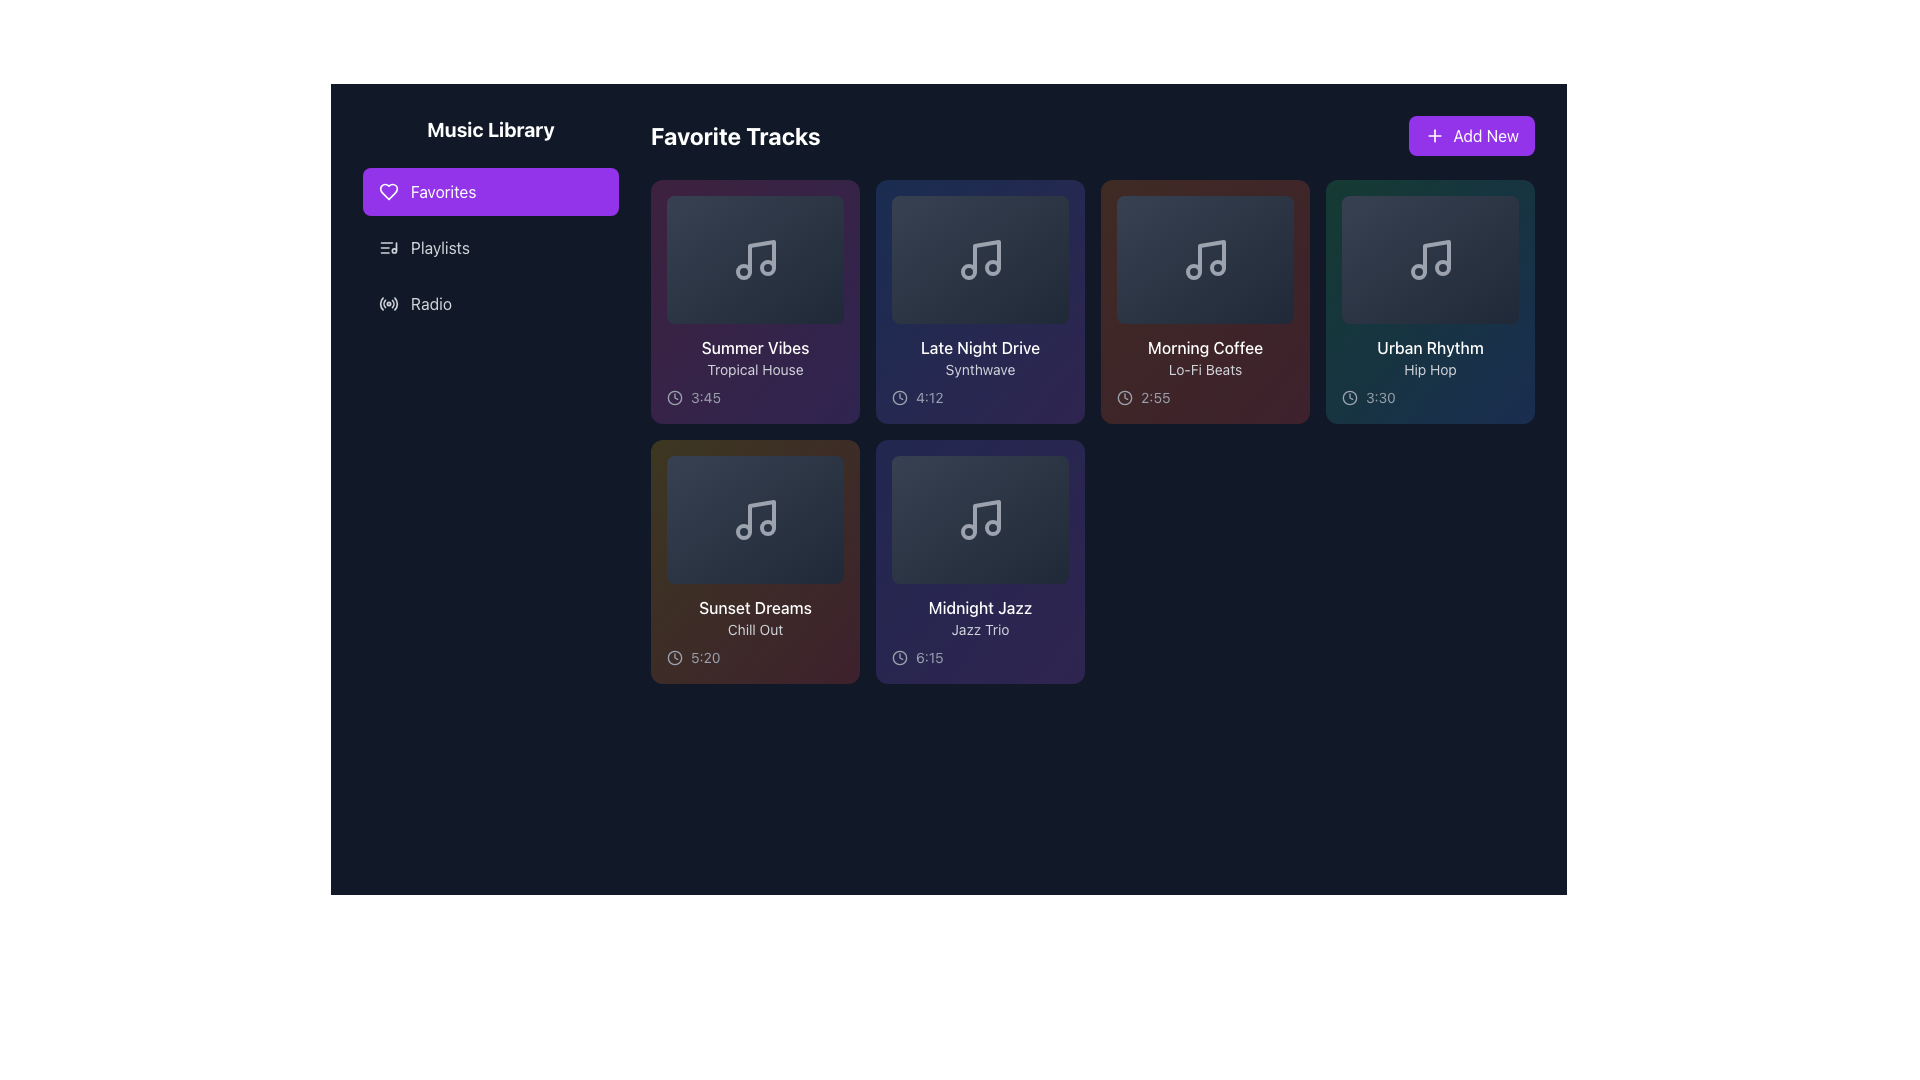  I want to click on the music track tile, which is the third tile in the top row of the grid layout, so click(1204, 301).